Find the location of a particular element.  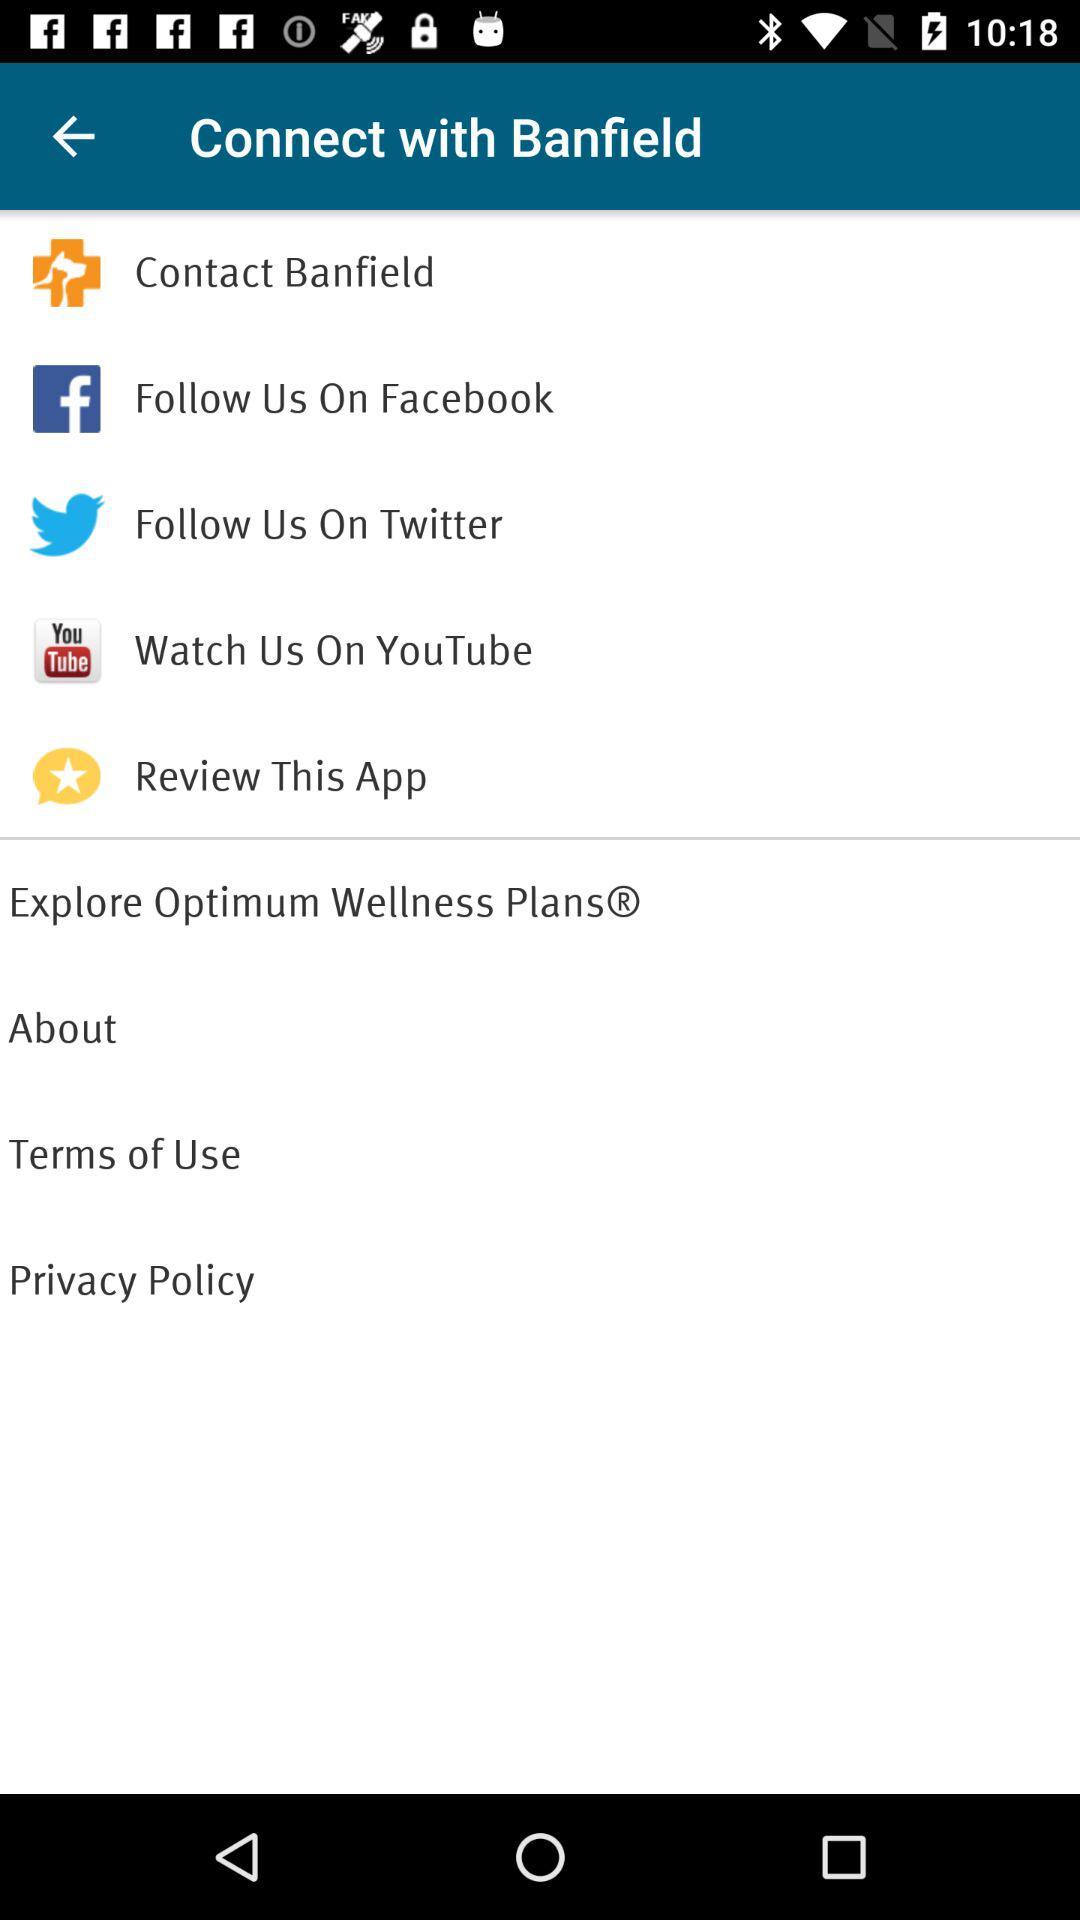

about item is located at coordinates (540, 1028).